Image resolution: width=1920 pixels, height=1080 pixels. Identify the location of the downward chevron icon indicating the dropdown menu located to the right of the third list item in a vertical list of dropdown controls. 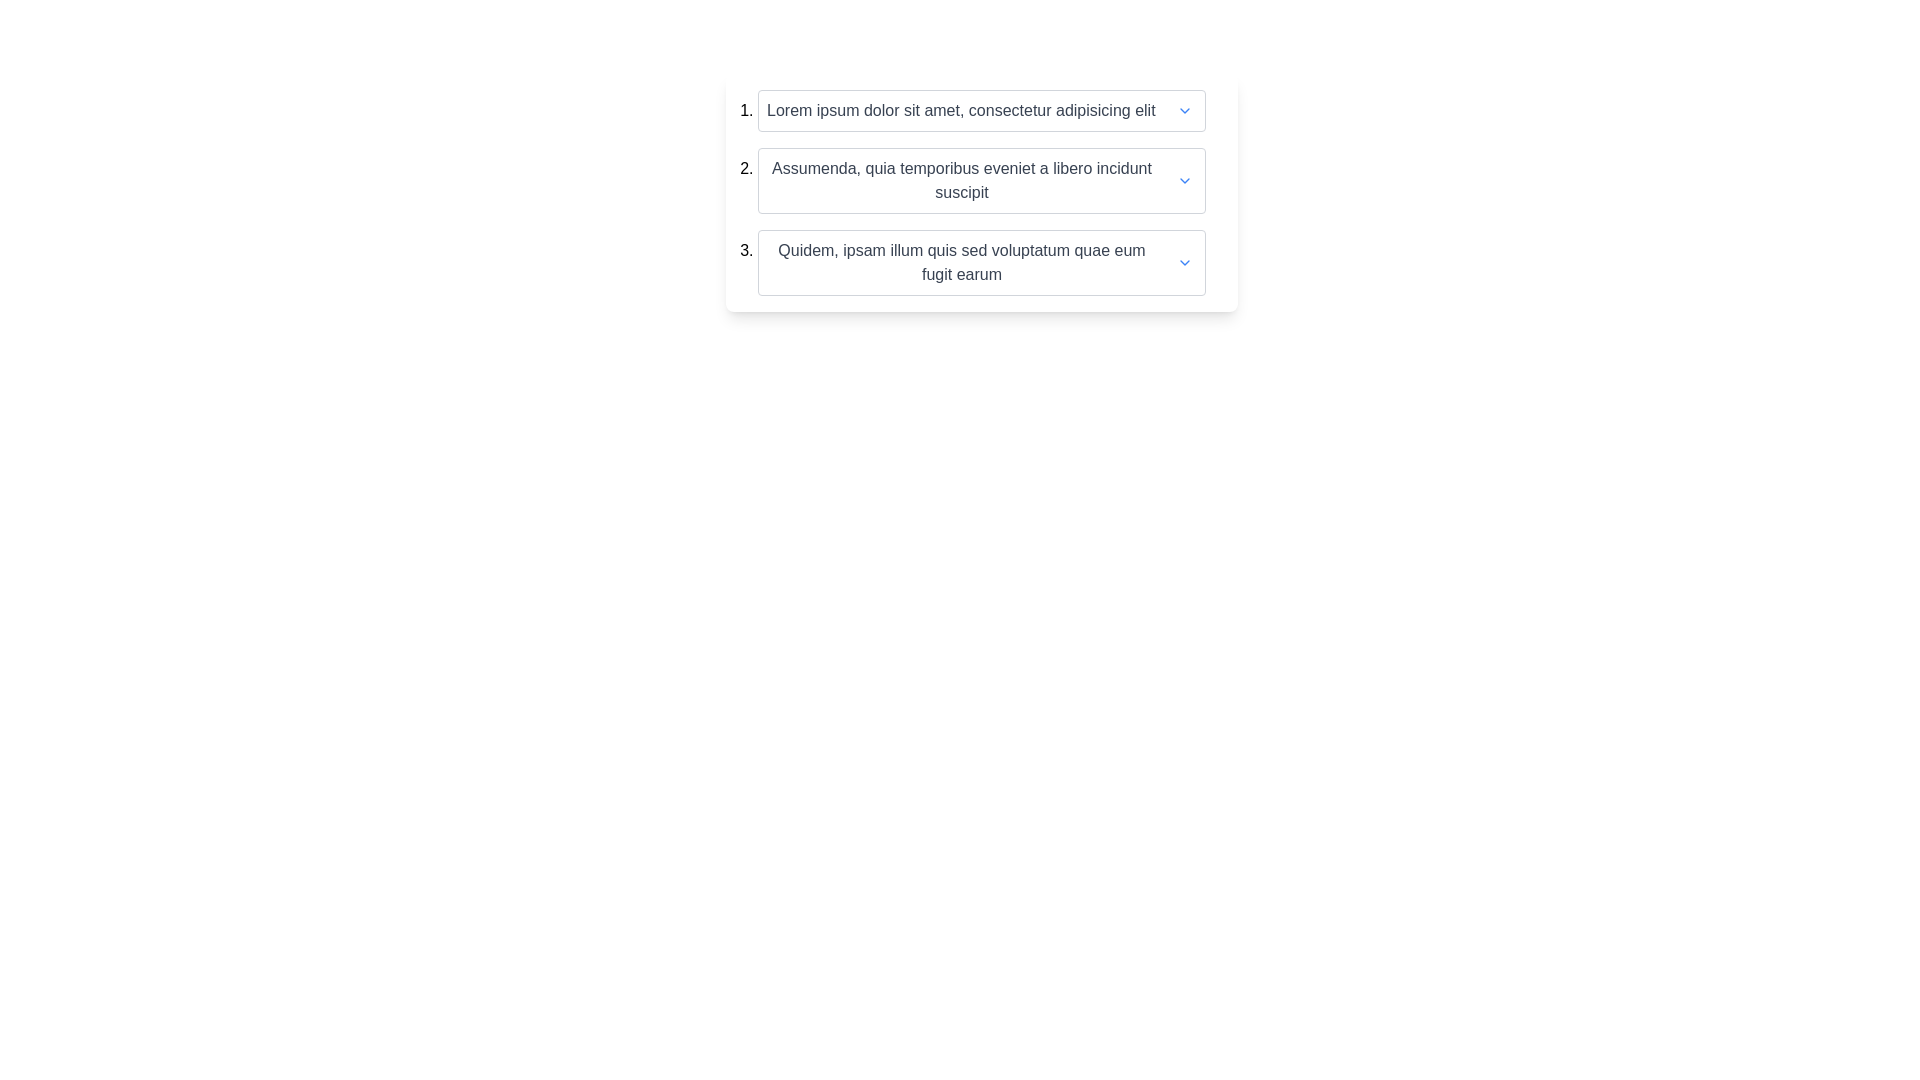
(1185, 261).